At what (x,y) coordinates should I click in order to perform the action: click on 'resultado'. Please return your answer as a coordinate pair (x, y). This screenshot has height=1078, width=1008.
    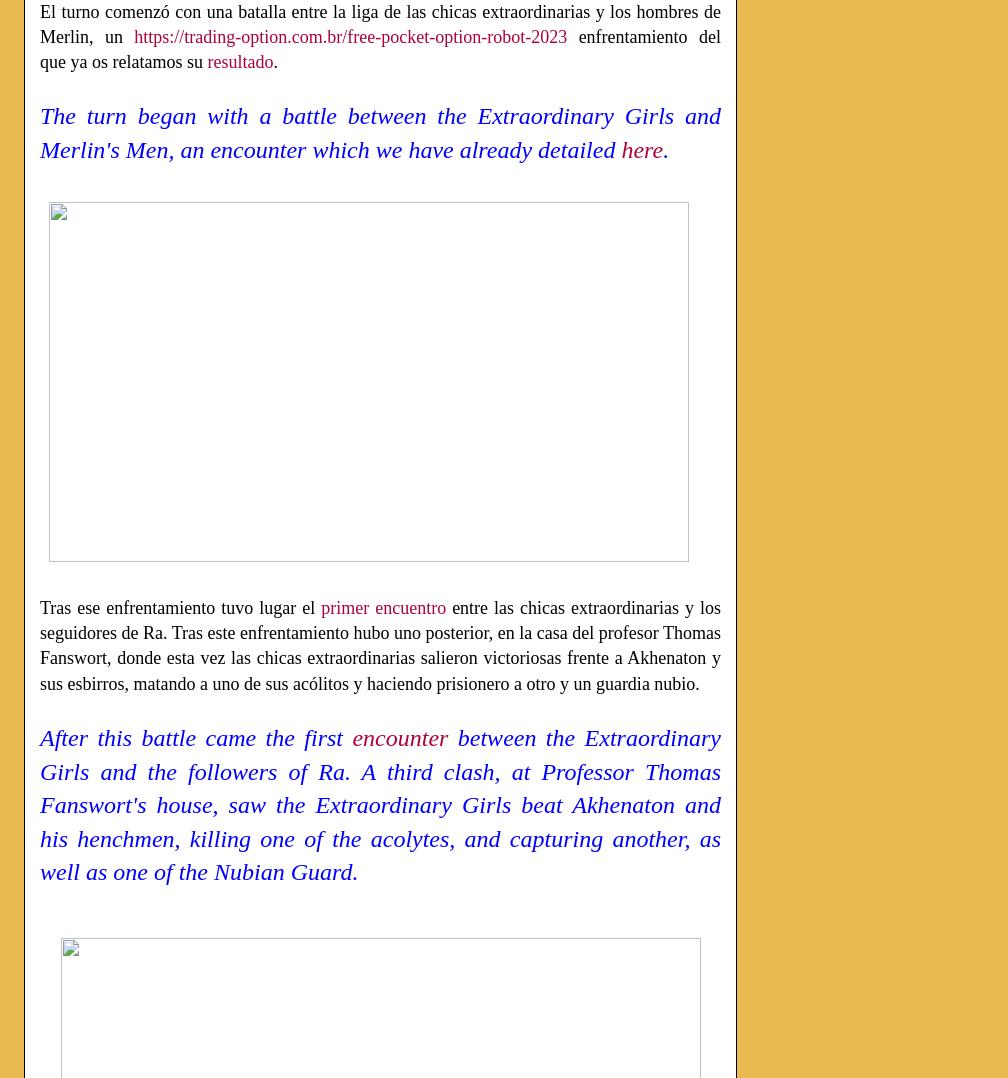
    Looking at the image, I should click on (240, 61).